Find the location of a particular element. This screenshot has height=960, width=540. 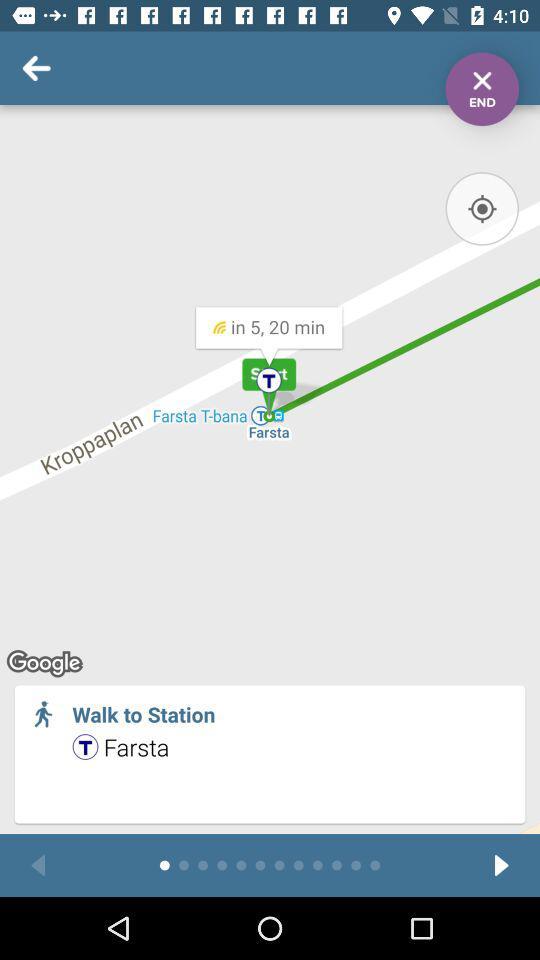

the arrow_backward icon is located at coordinates (38, 864).